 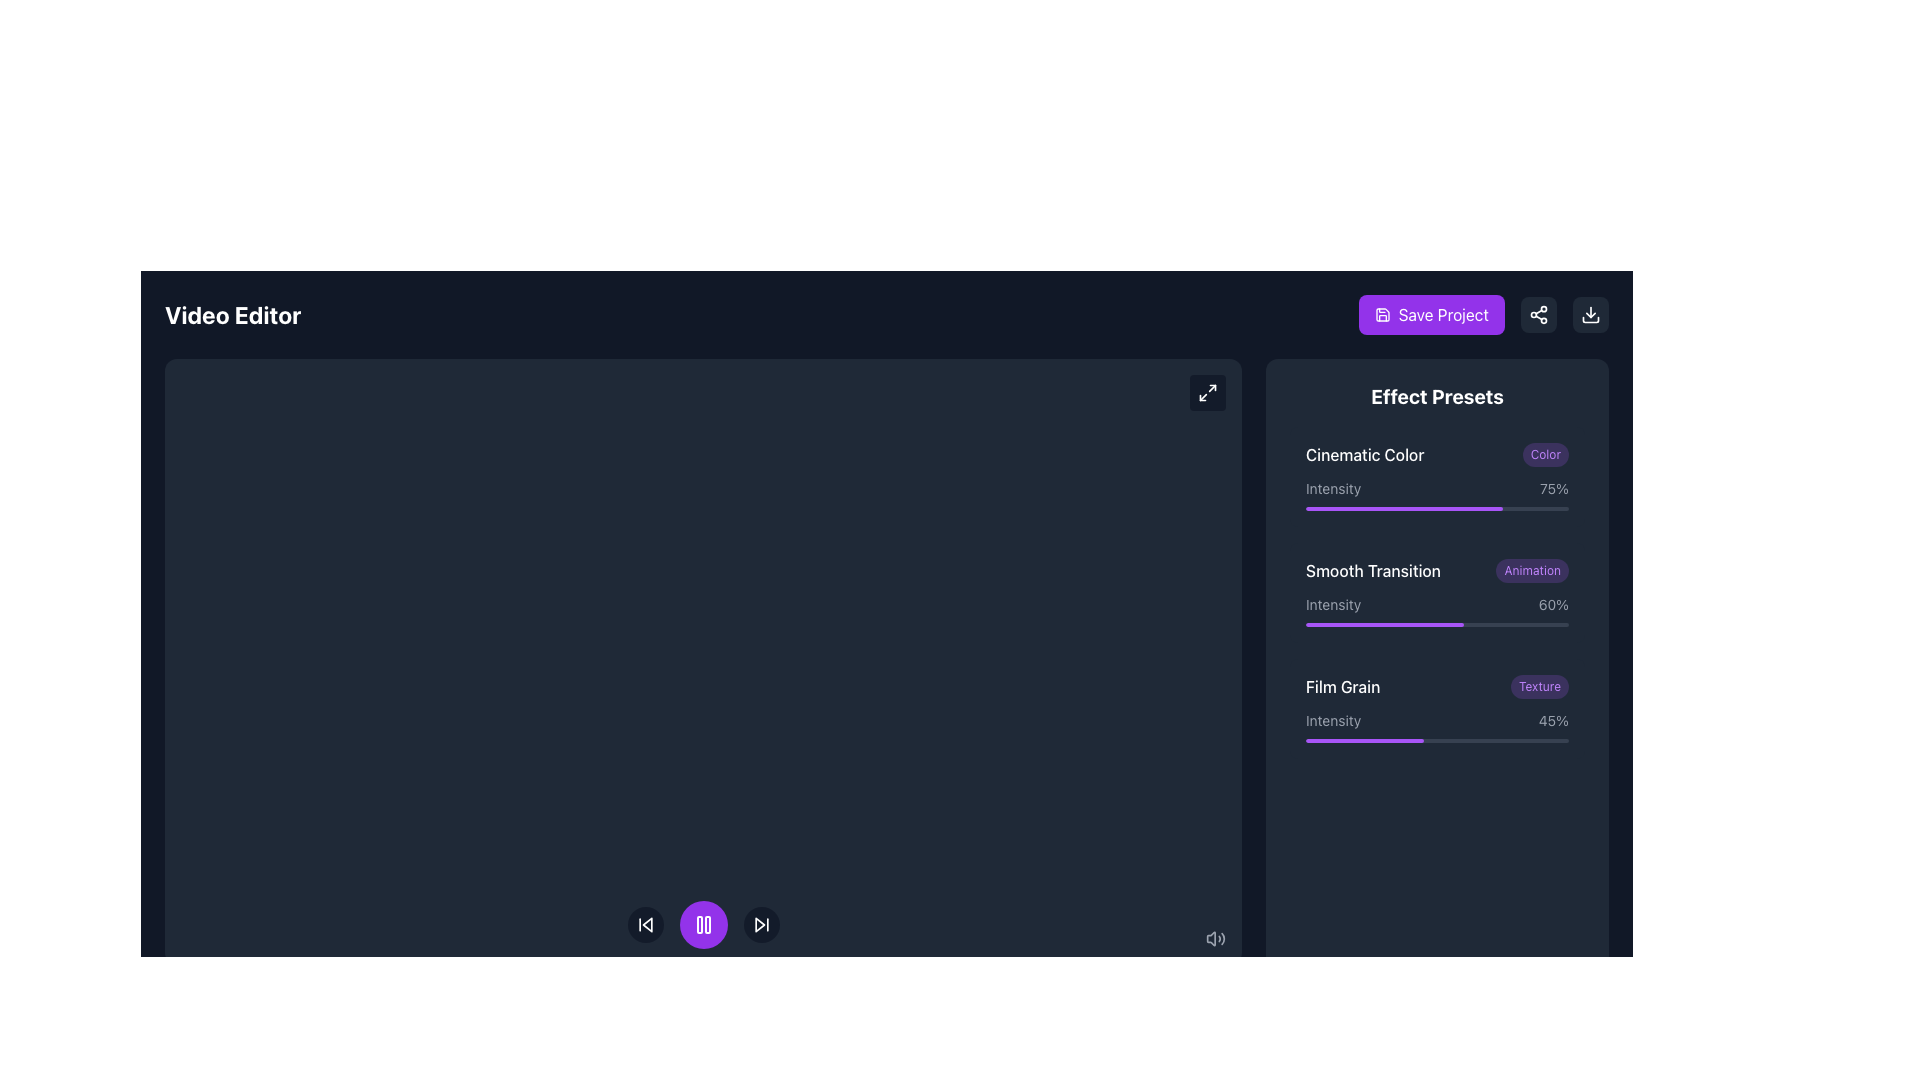 I want to click on the right bar of the pause symbol, which is a tall, narrow rectangle with rounded corners, styled in white against a violet circular background, so click(x=707, y=924).